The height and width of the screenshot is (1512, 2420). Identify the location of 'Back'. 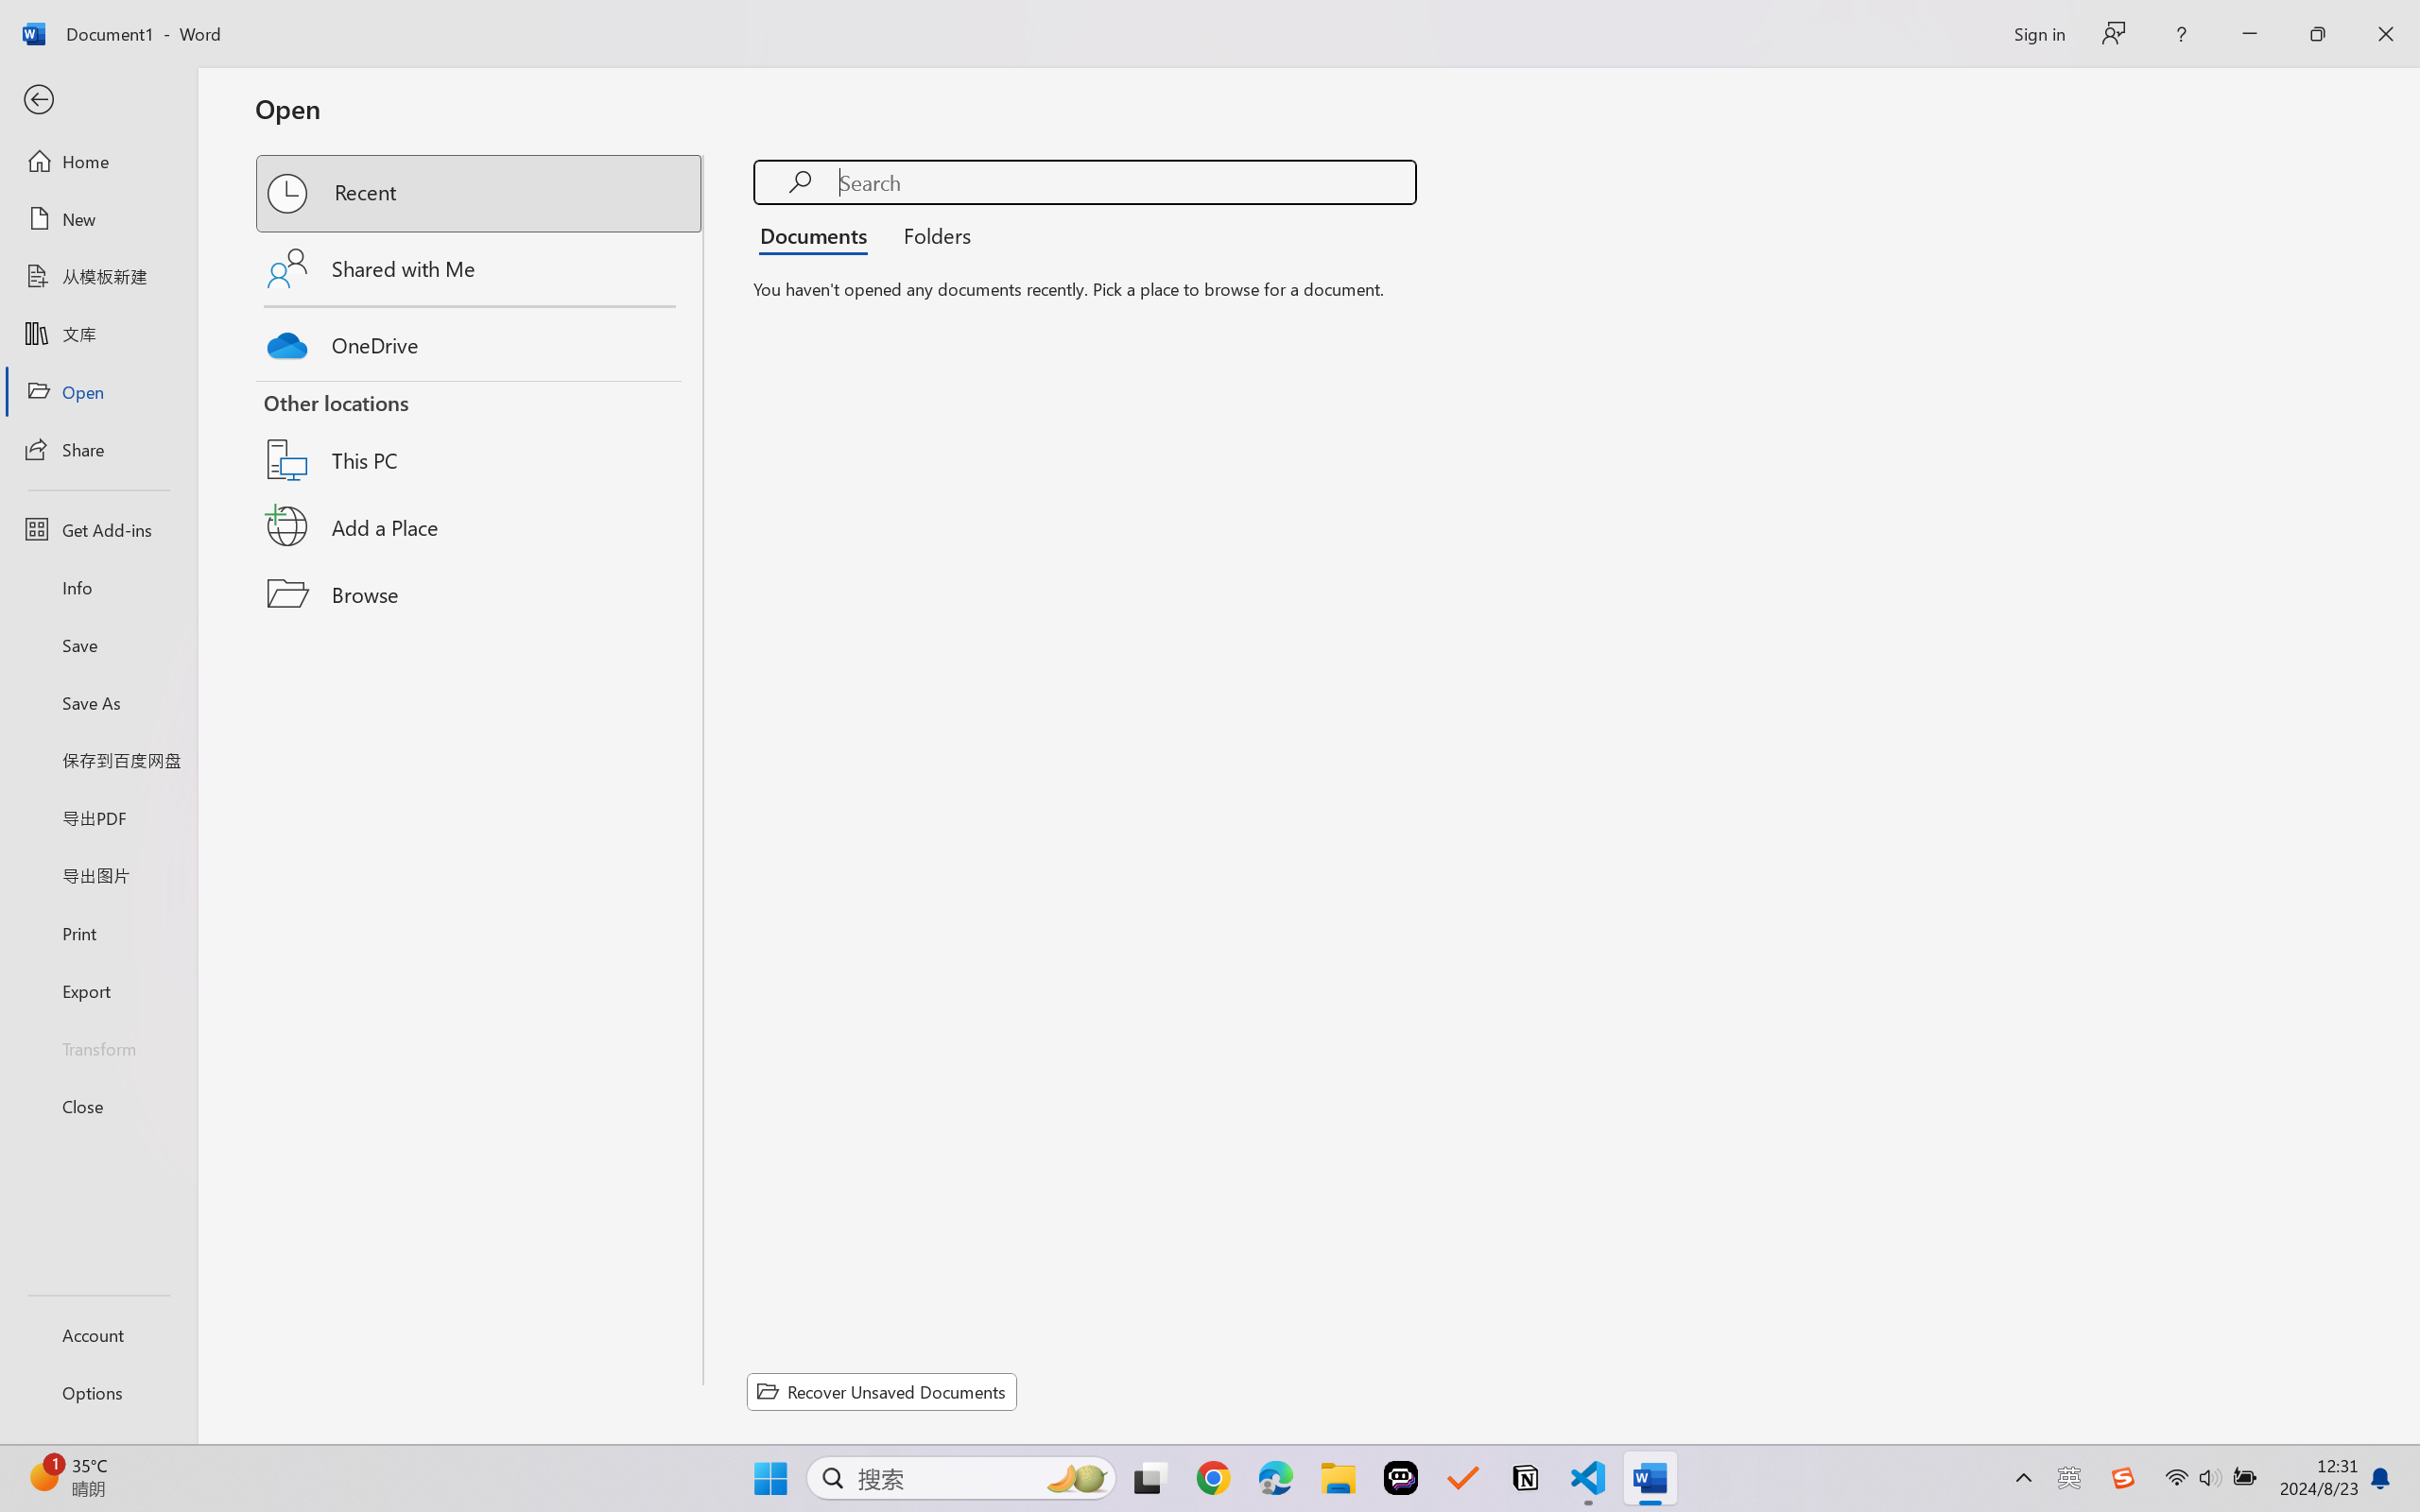
(97, 100).